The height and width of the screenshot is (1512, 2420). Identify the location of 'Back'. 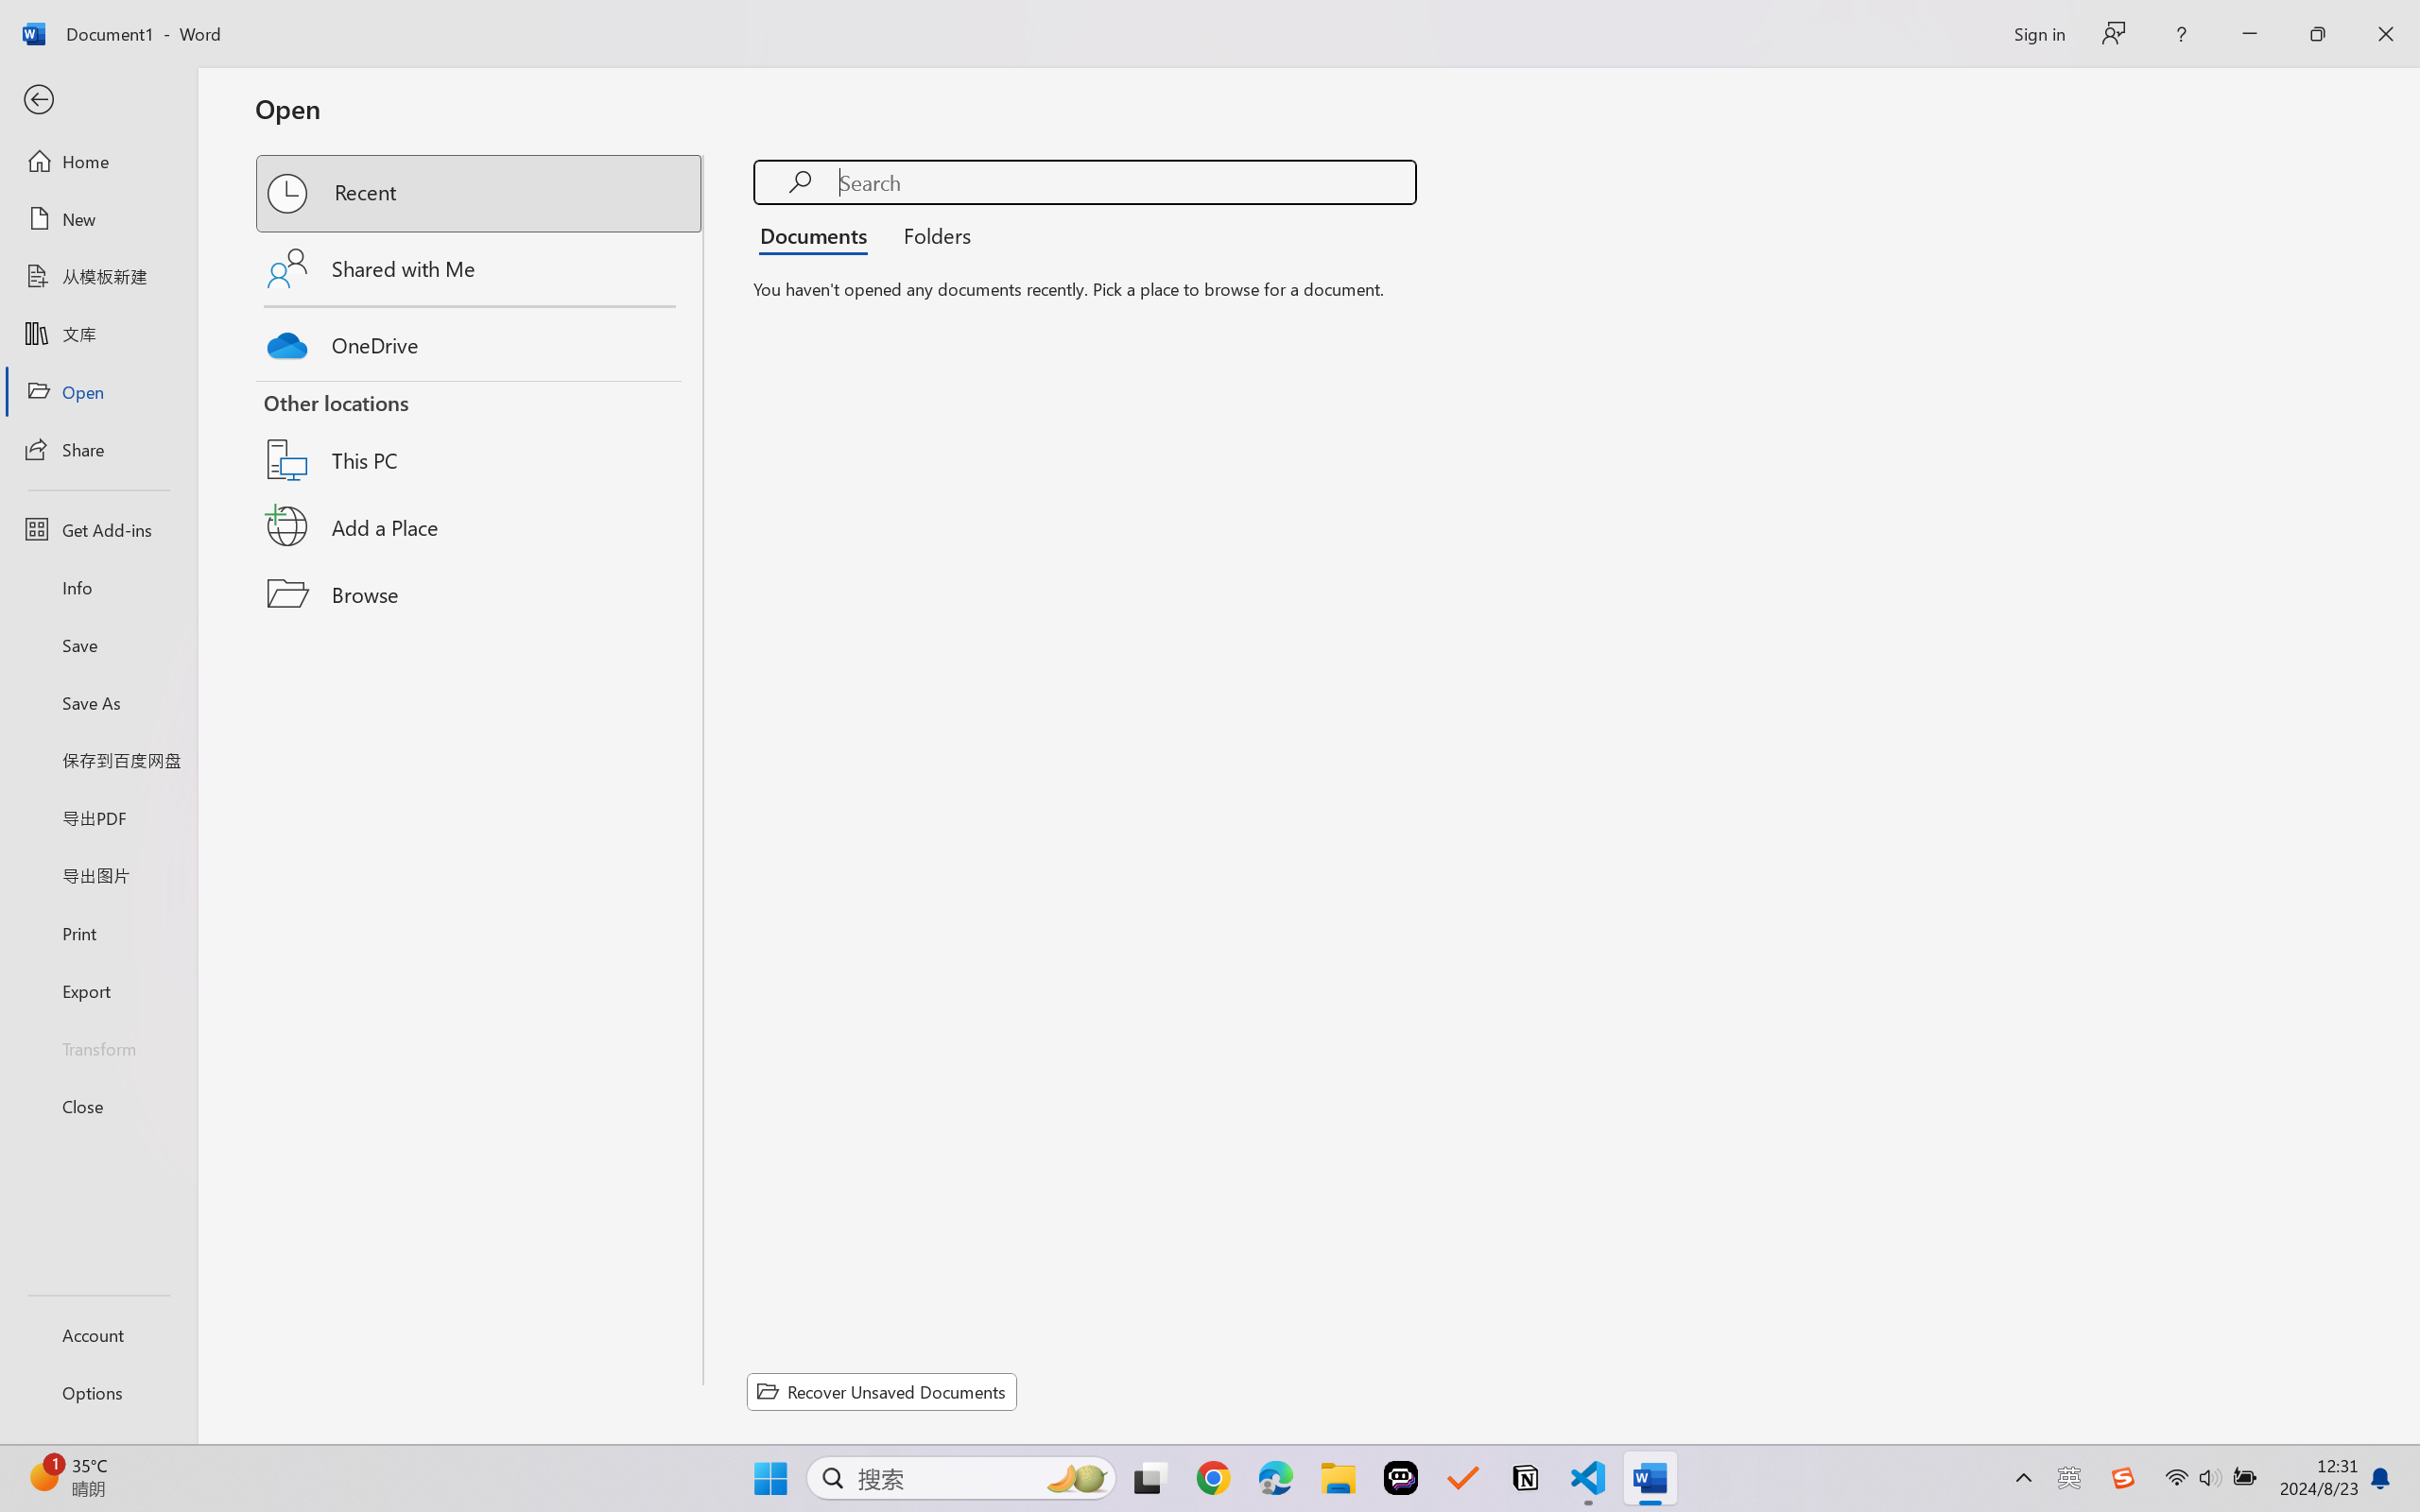
(97, 100).